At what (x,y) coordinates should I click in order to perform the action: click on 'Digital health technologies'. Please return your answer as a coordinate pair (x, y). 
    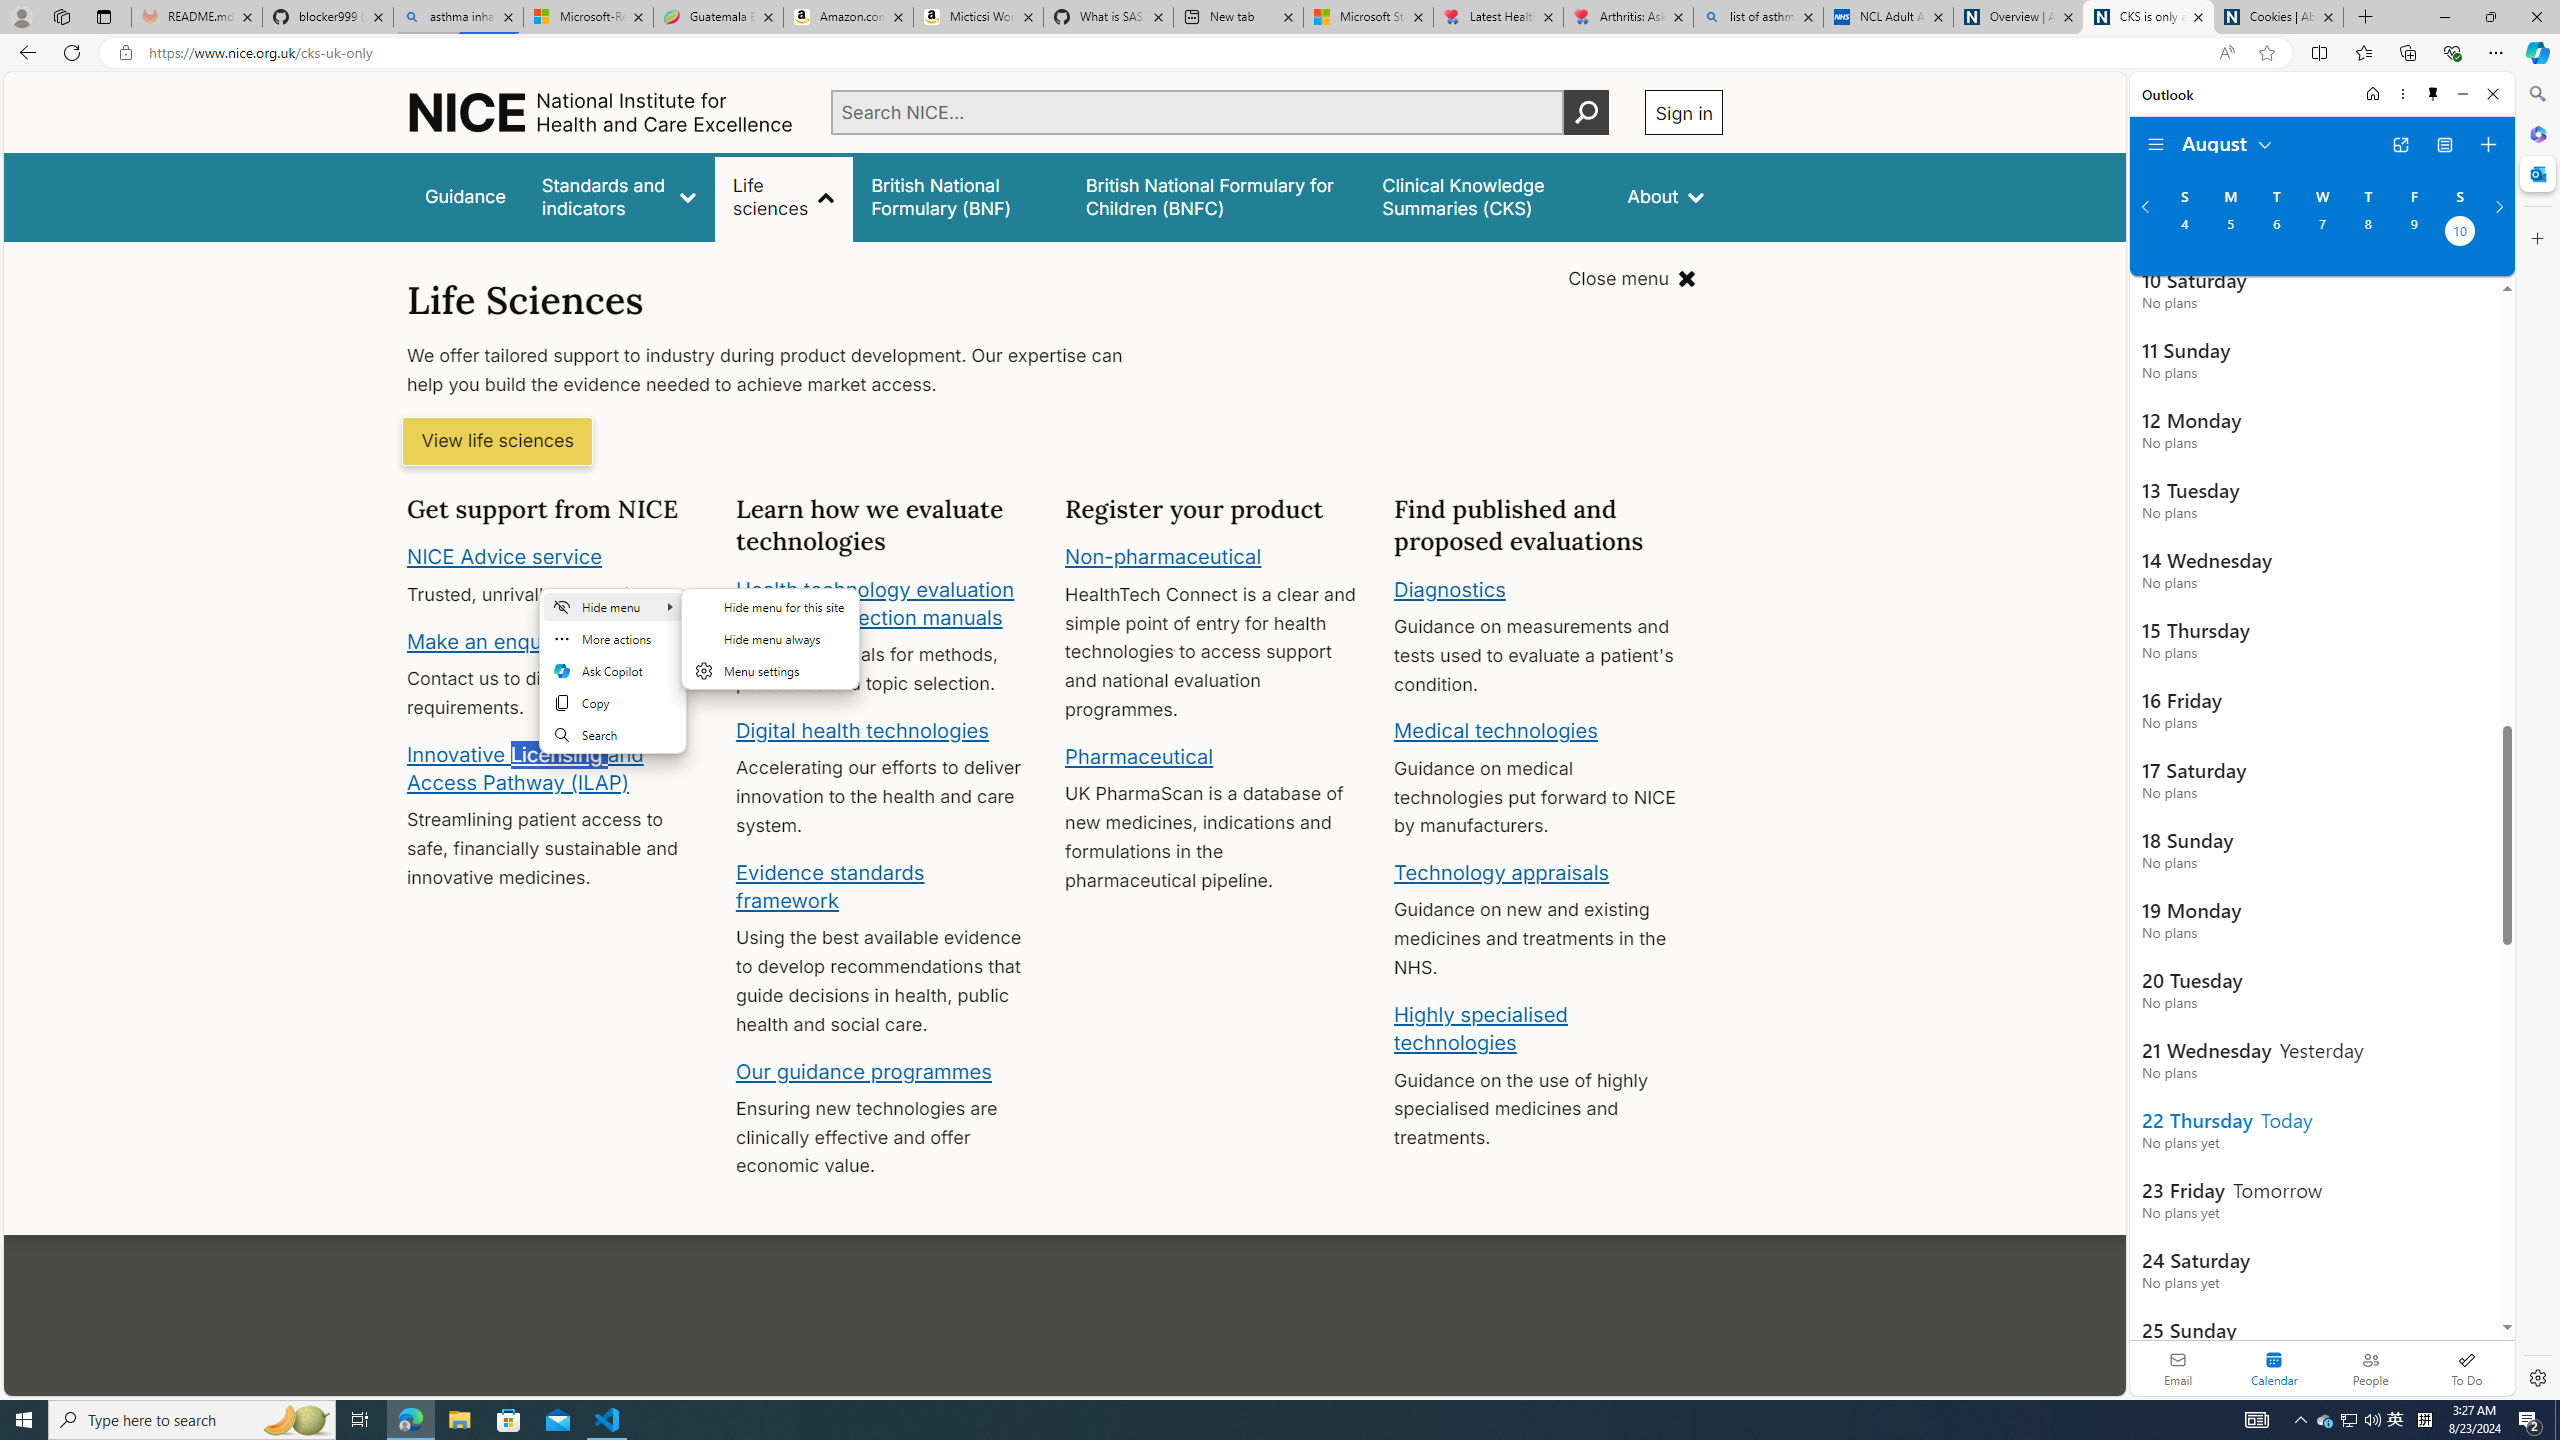
    Looking at the image, I should click on (861, 729).